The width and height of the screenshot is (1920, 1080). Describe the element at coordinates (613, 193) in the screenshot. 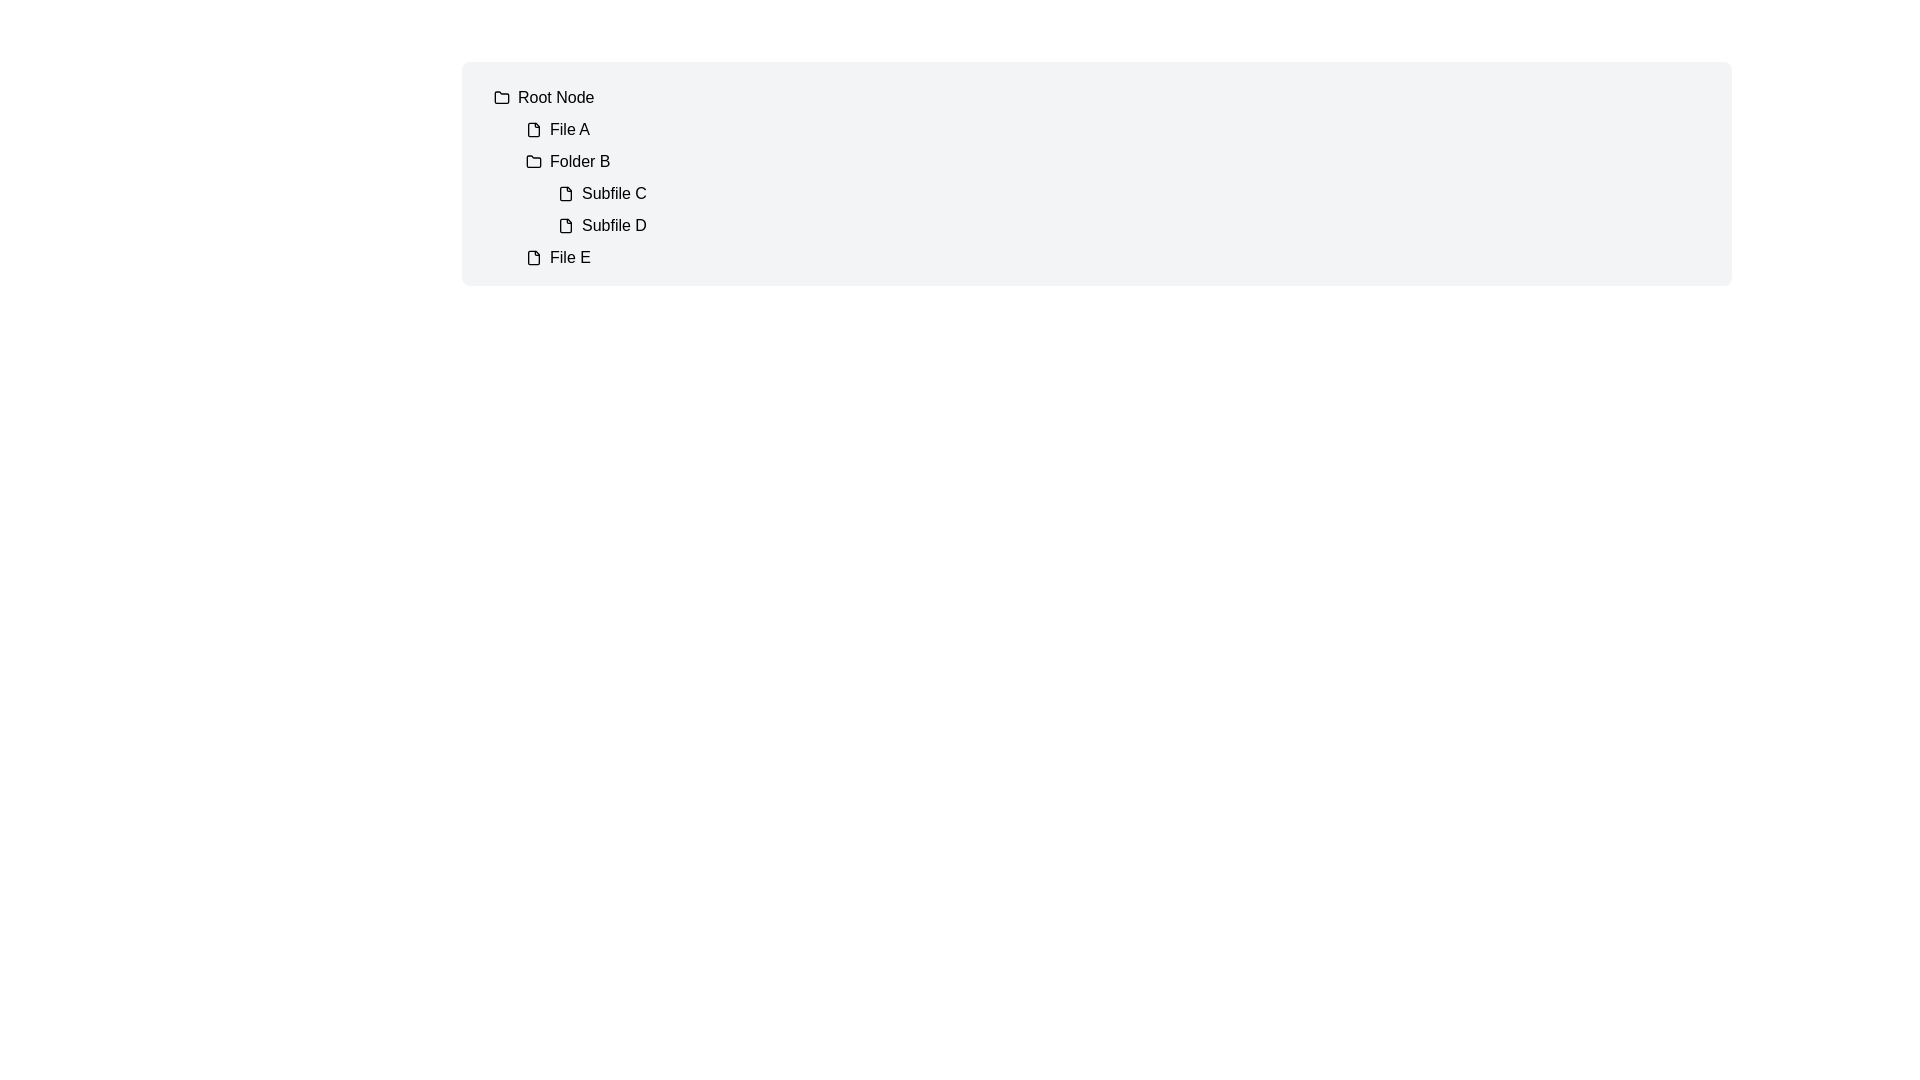

I see `the text label 'Subfile C'` at that location.